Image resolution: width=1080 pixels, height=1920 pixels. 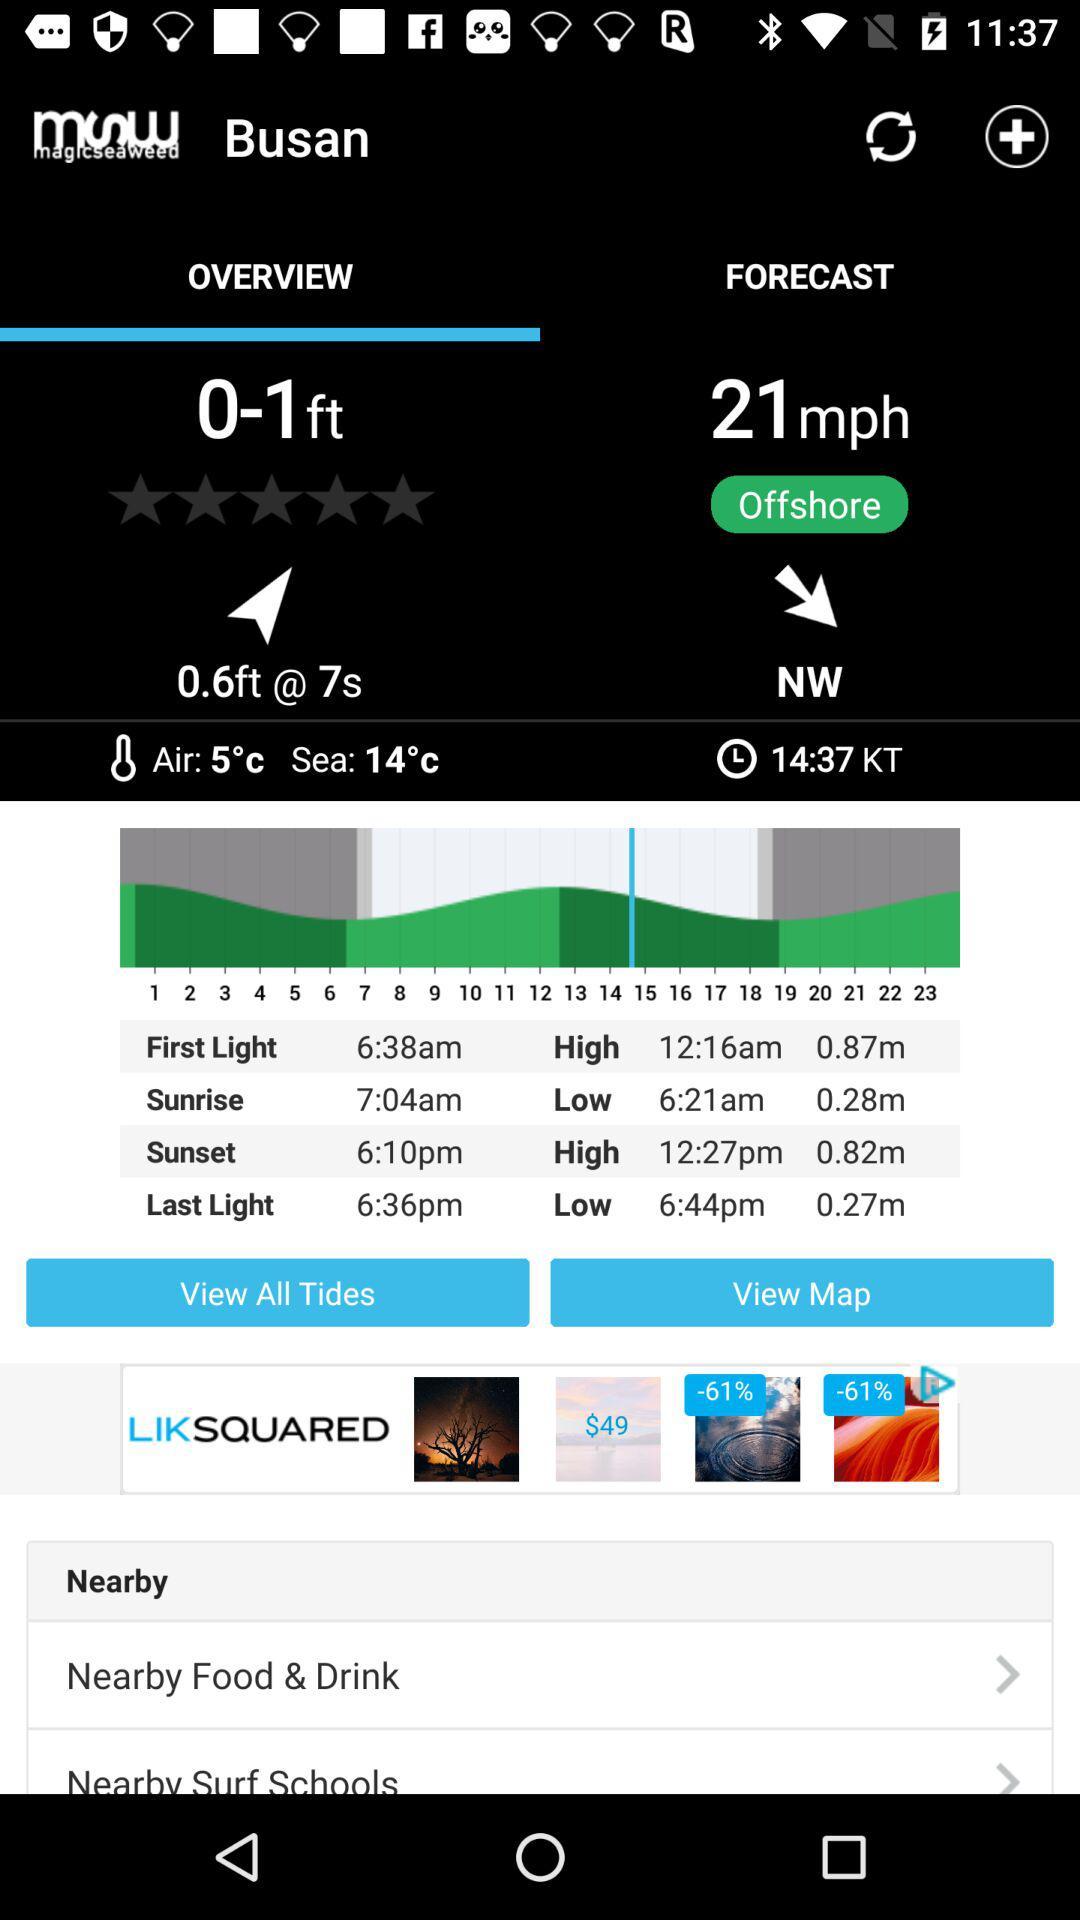 What do you see at coordinates (139, 499) in the screenshot?
I see `item above the 0.6ft @ 7s` at bounding box center [139, 499].